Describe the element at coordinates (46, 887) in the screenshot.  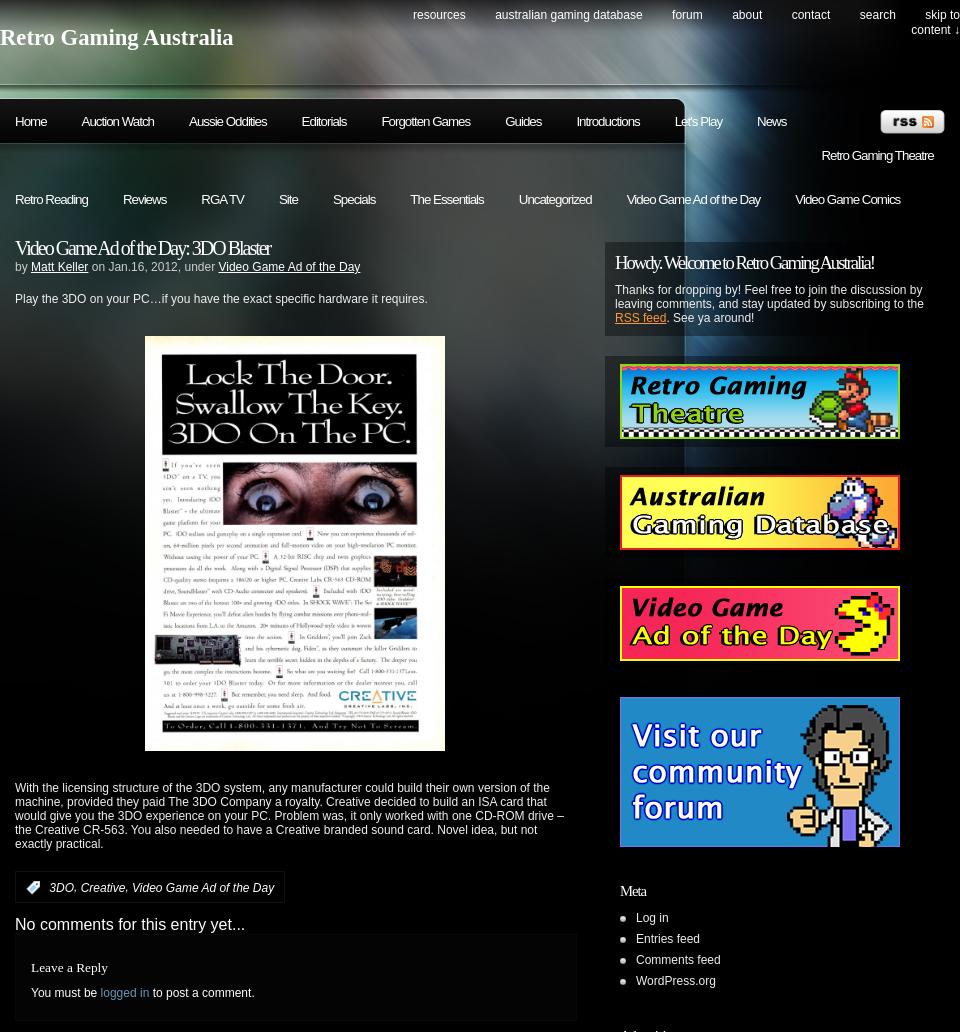
I see `':'` at that location.